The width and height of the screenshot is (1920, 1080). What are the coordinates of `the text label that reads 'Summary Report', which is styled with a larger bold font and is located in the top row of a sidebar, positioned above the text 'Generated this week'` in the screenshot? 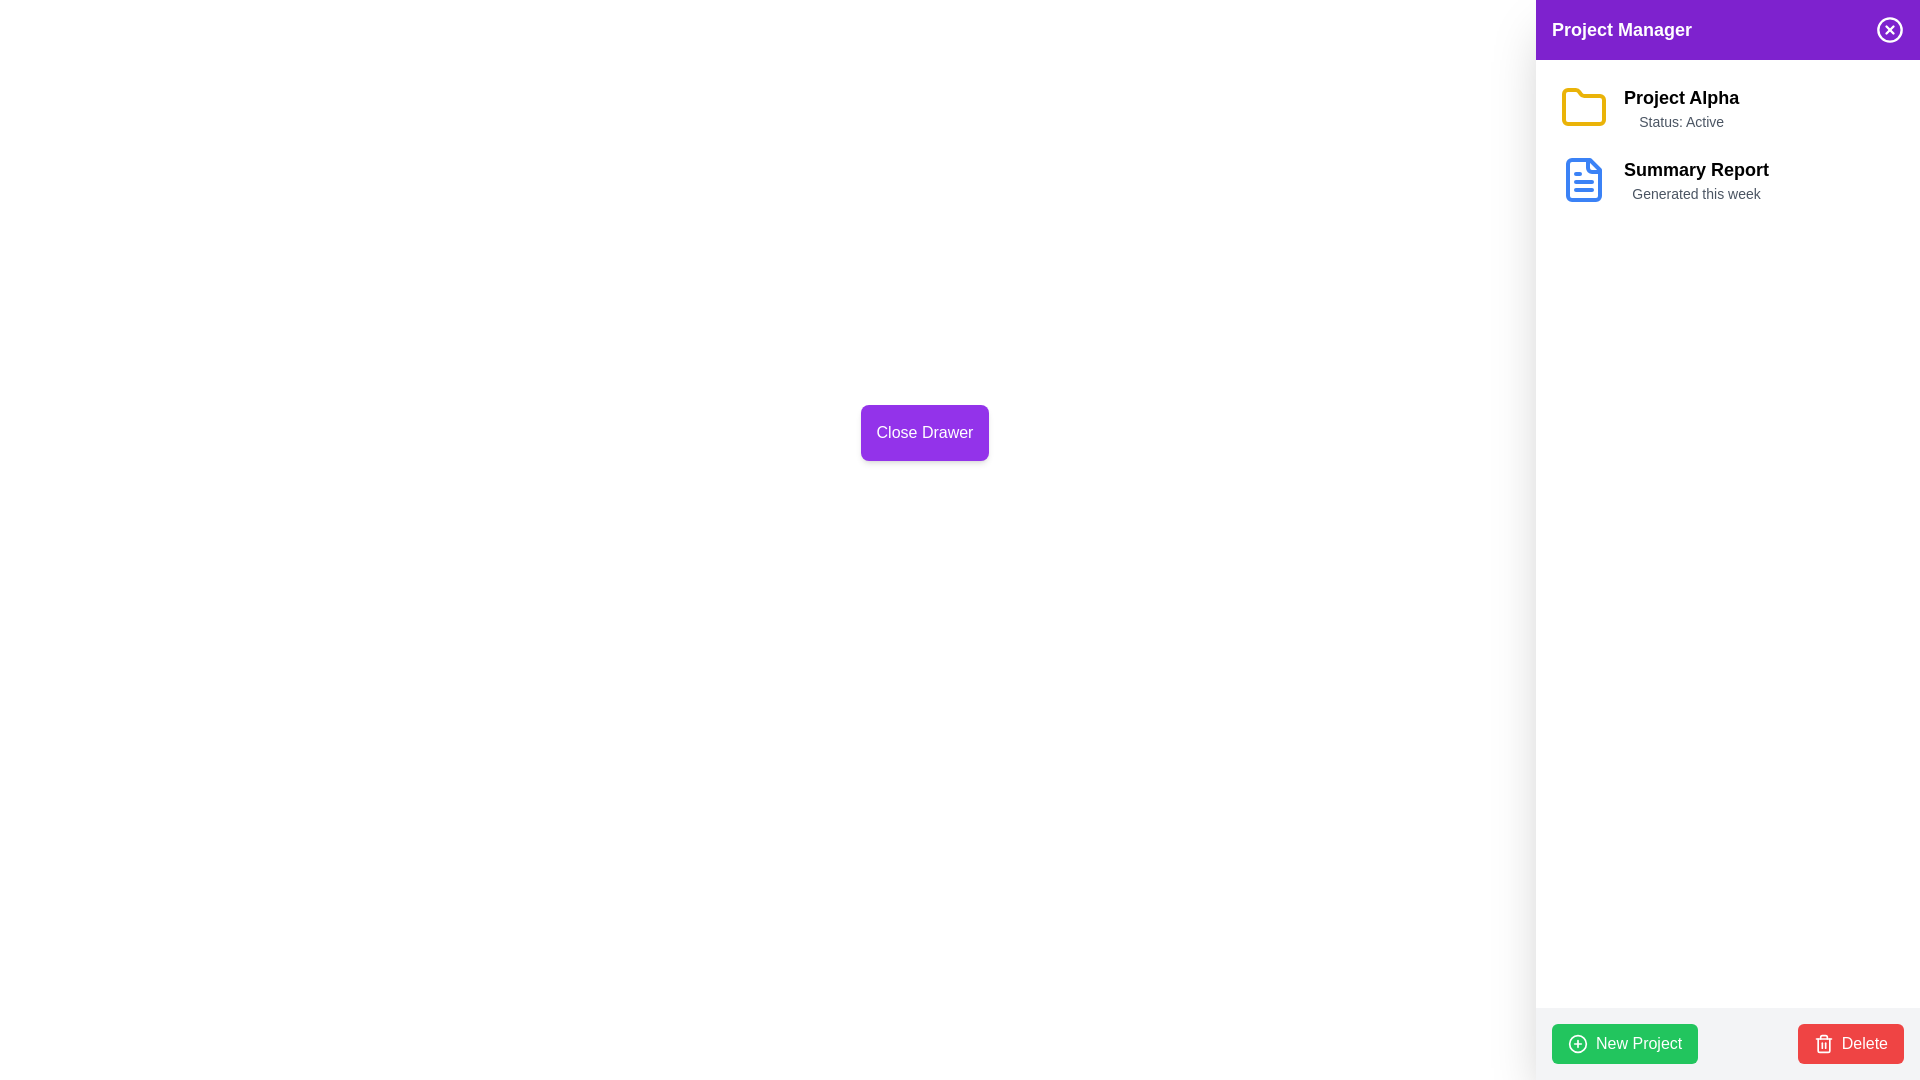 It's located at (1695, 168).